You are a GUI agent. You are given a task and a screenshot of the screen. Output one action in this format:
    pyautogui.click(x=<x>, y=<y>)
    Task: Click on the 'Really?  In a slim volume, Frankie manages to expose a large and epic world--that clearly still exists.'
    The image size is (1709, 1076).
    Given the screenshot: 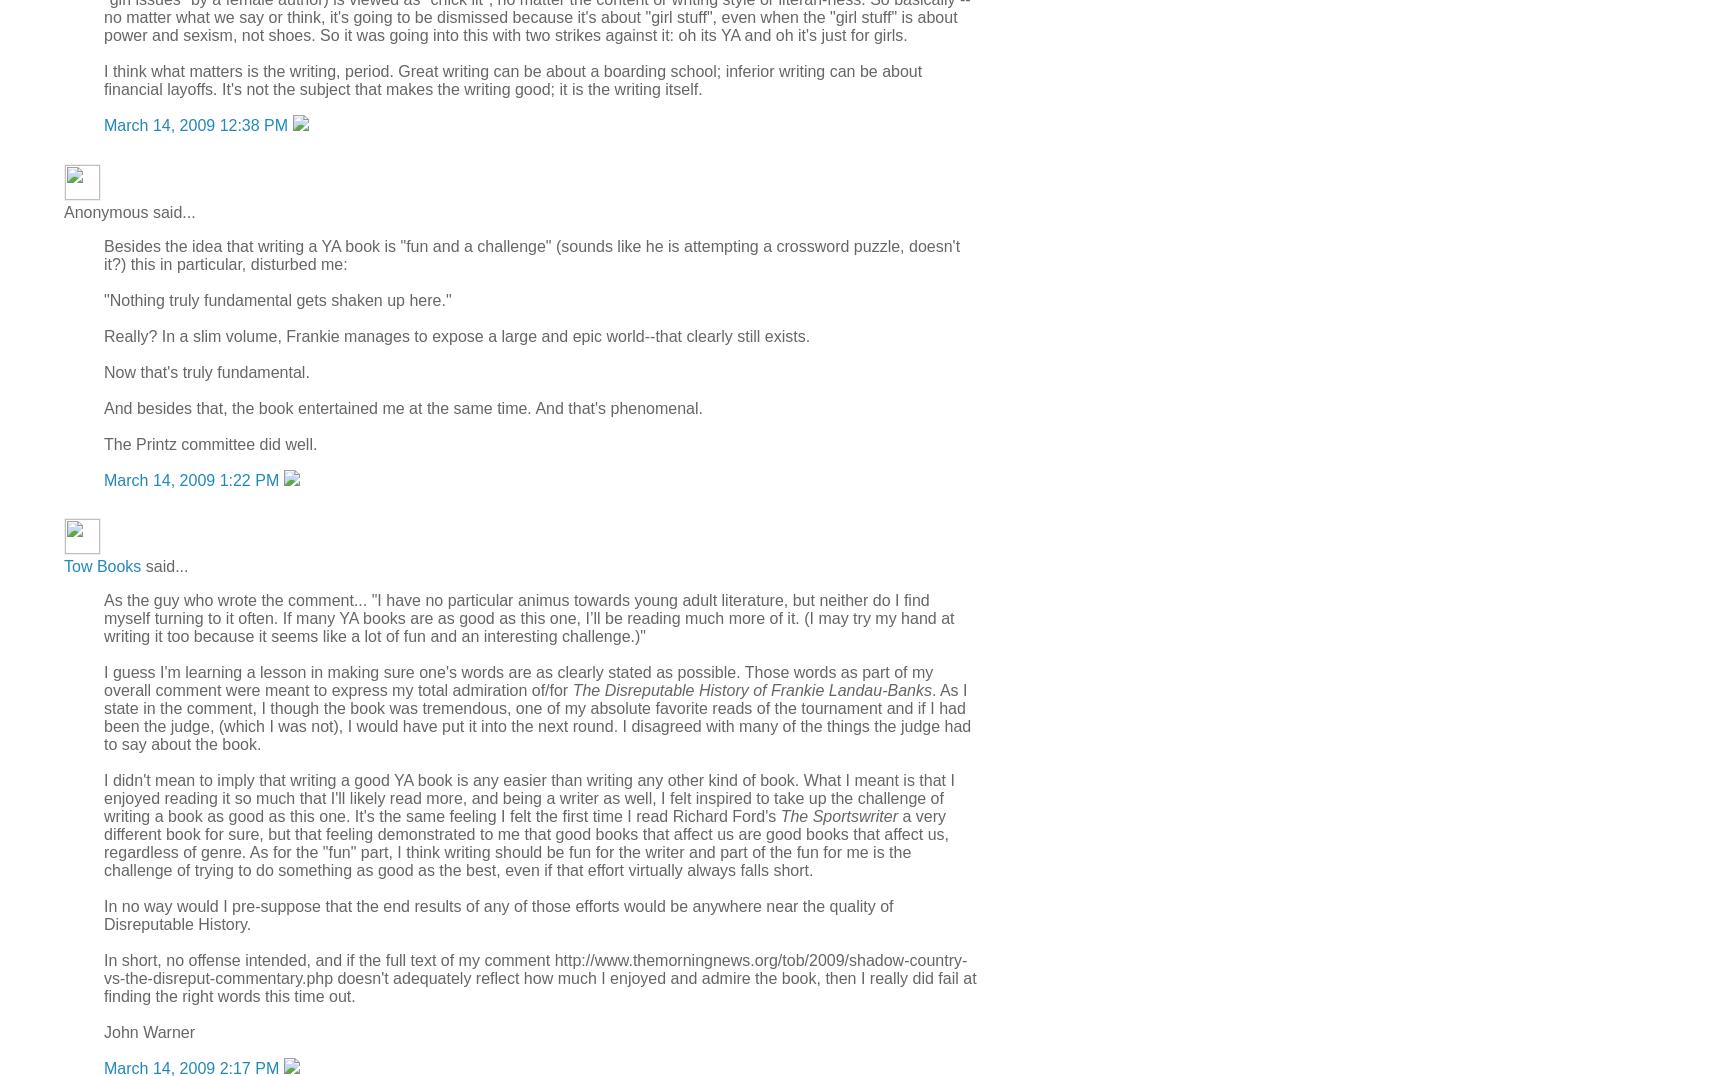 What is the action you would take?
    pyautogui.click(x=455, y=335)
    